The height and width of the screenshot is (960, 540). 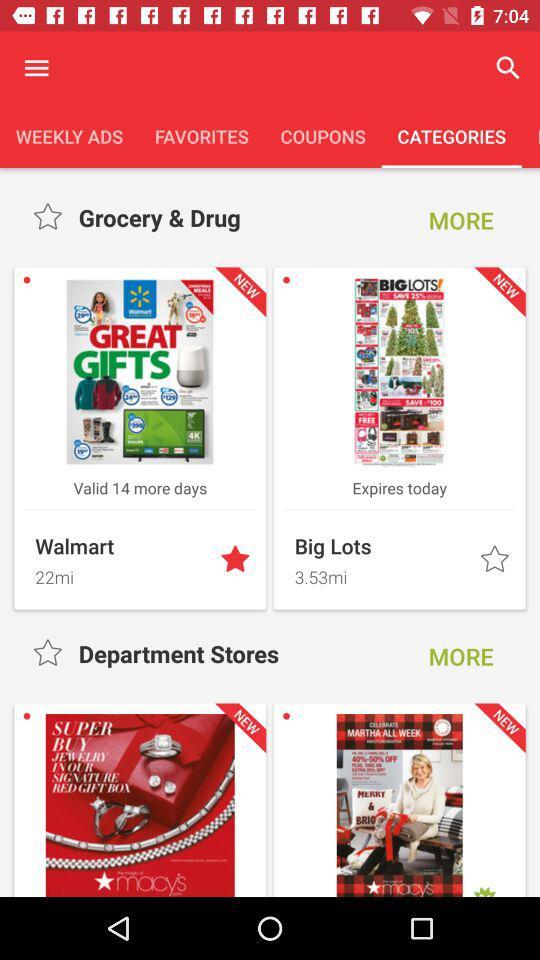 What do you see at coordinates (495, 560) in the screenshot?
I see `highlight it` at bounding box center [495, 560].